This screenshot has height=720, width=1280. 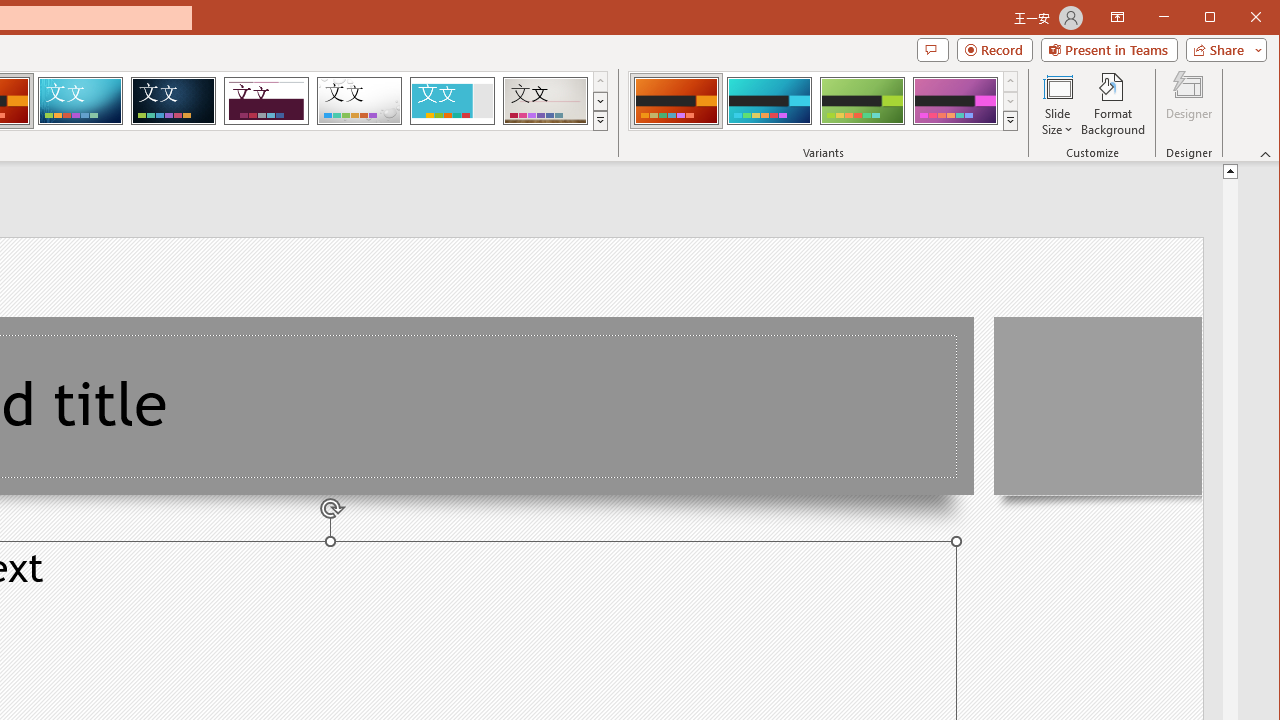 What do you see at coordinates (80, 100) in the screenshot?
I see `'Circuit'` at bounding box center [80, 100].